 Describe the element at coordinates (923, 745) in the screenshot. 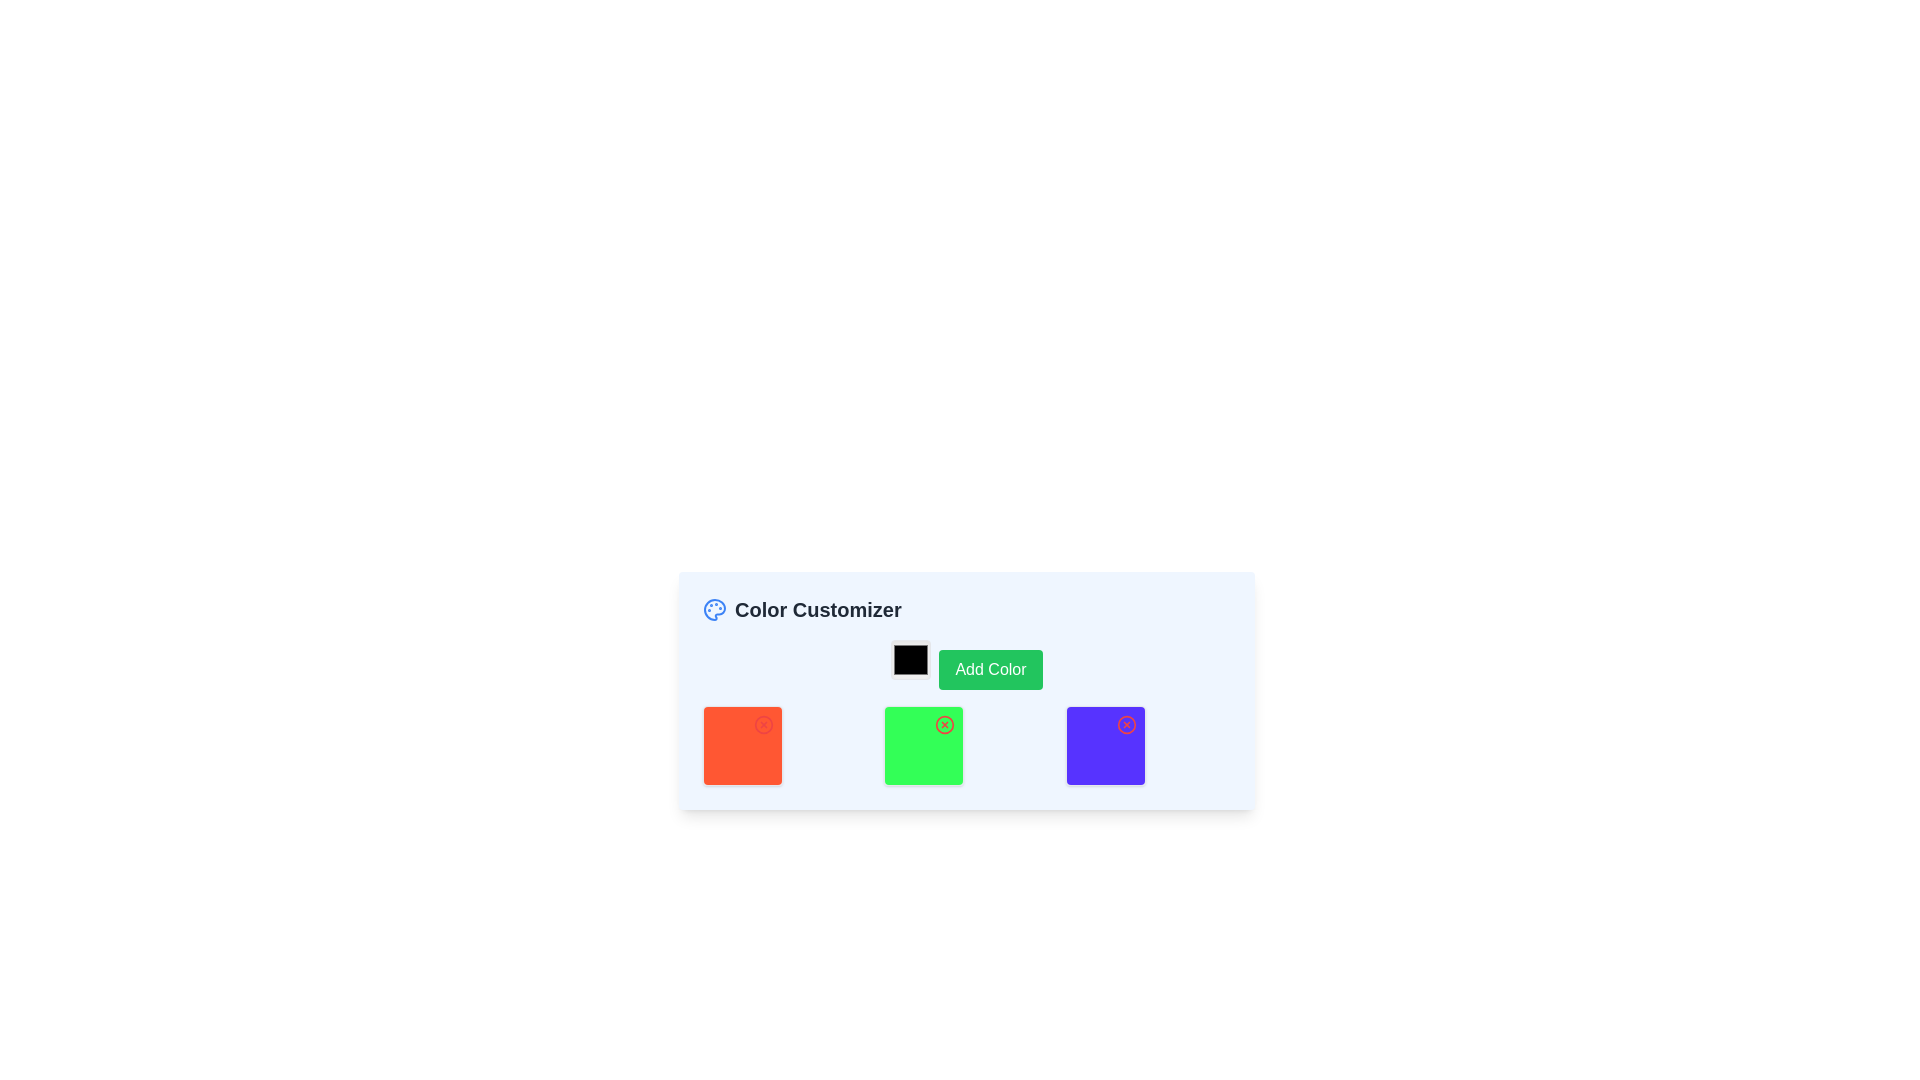

I see `the interactive color box with a close icon` at that location.